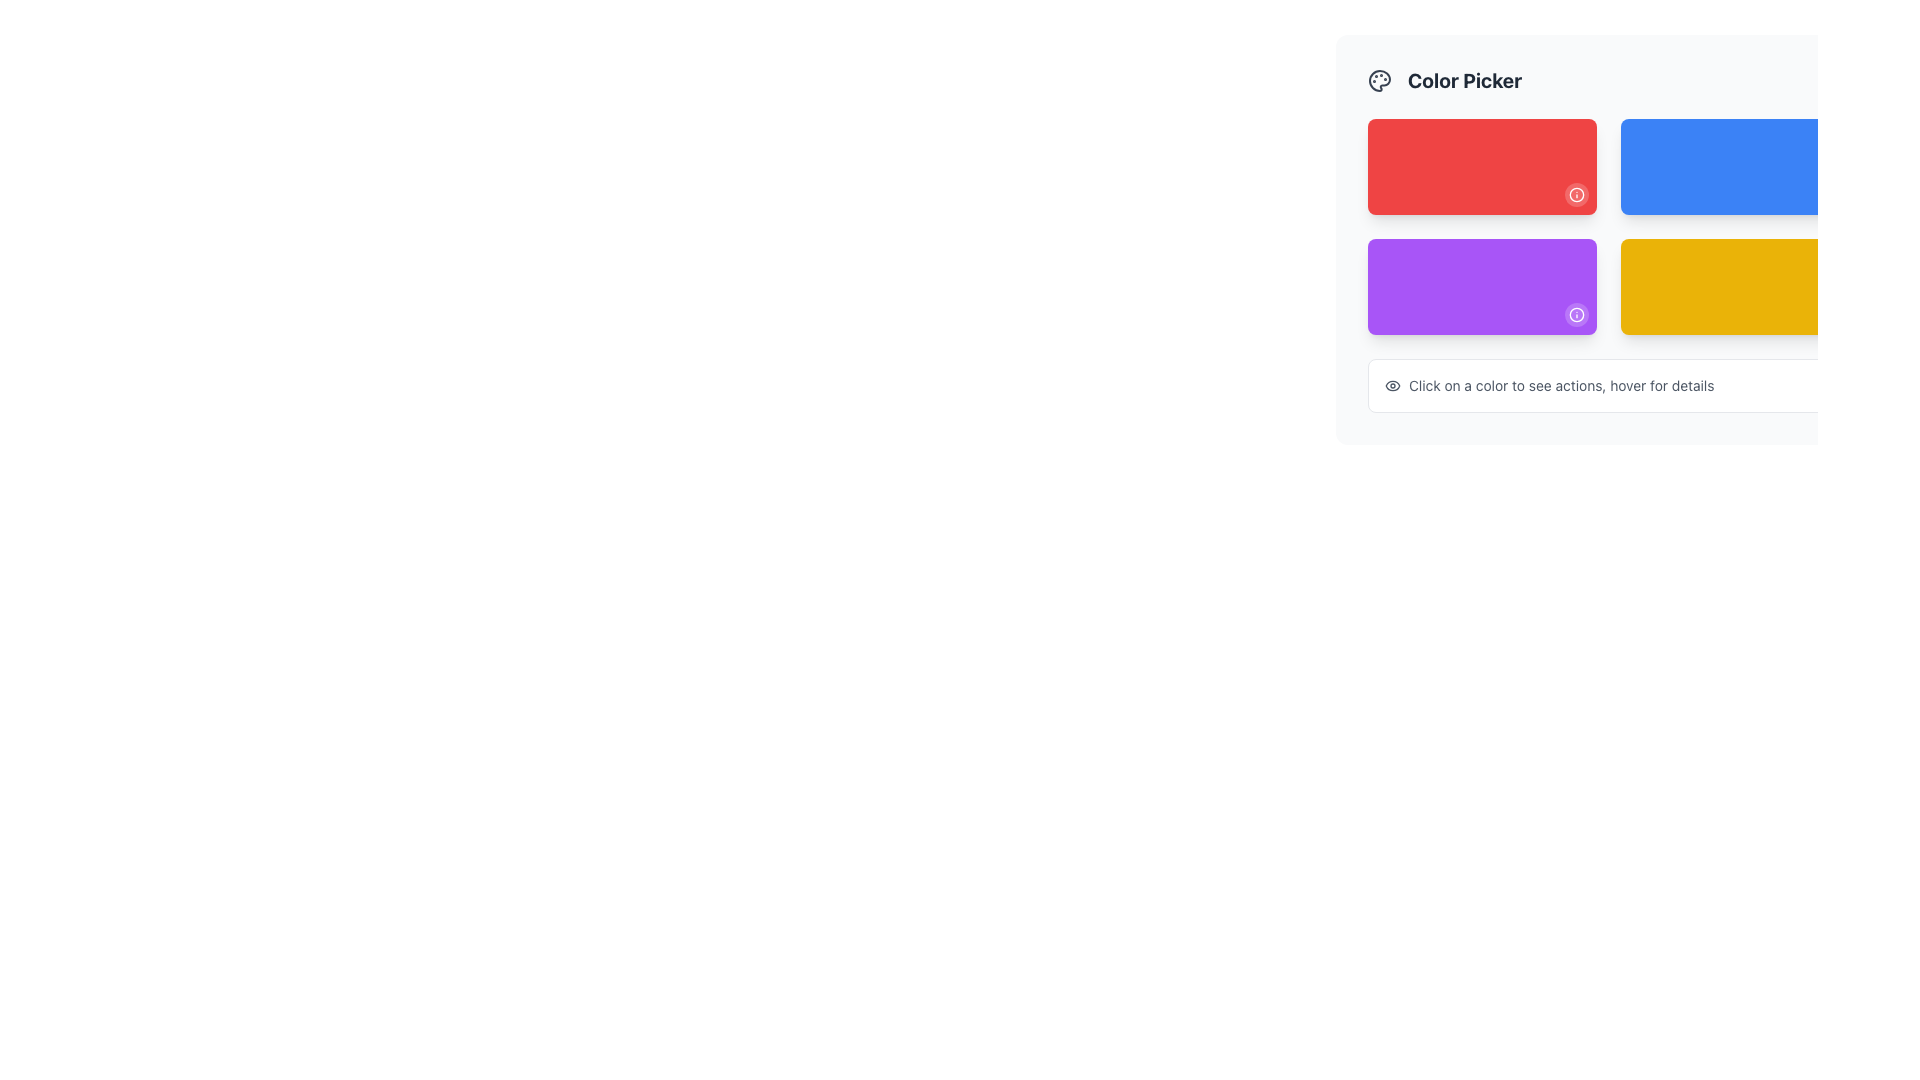 The image size is (1920, 1080). What do you see at coordinates (1379, 80) in the screenshot?
I see `the circular gray palette icon located to the left of the 'Color Picker' heading` at bounding box center [1379, 80].